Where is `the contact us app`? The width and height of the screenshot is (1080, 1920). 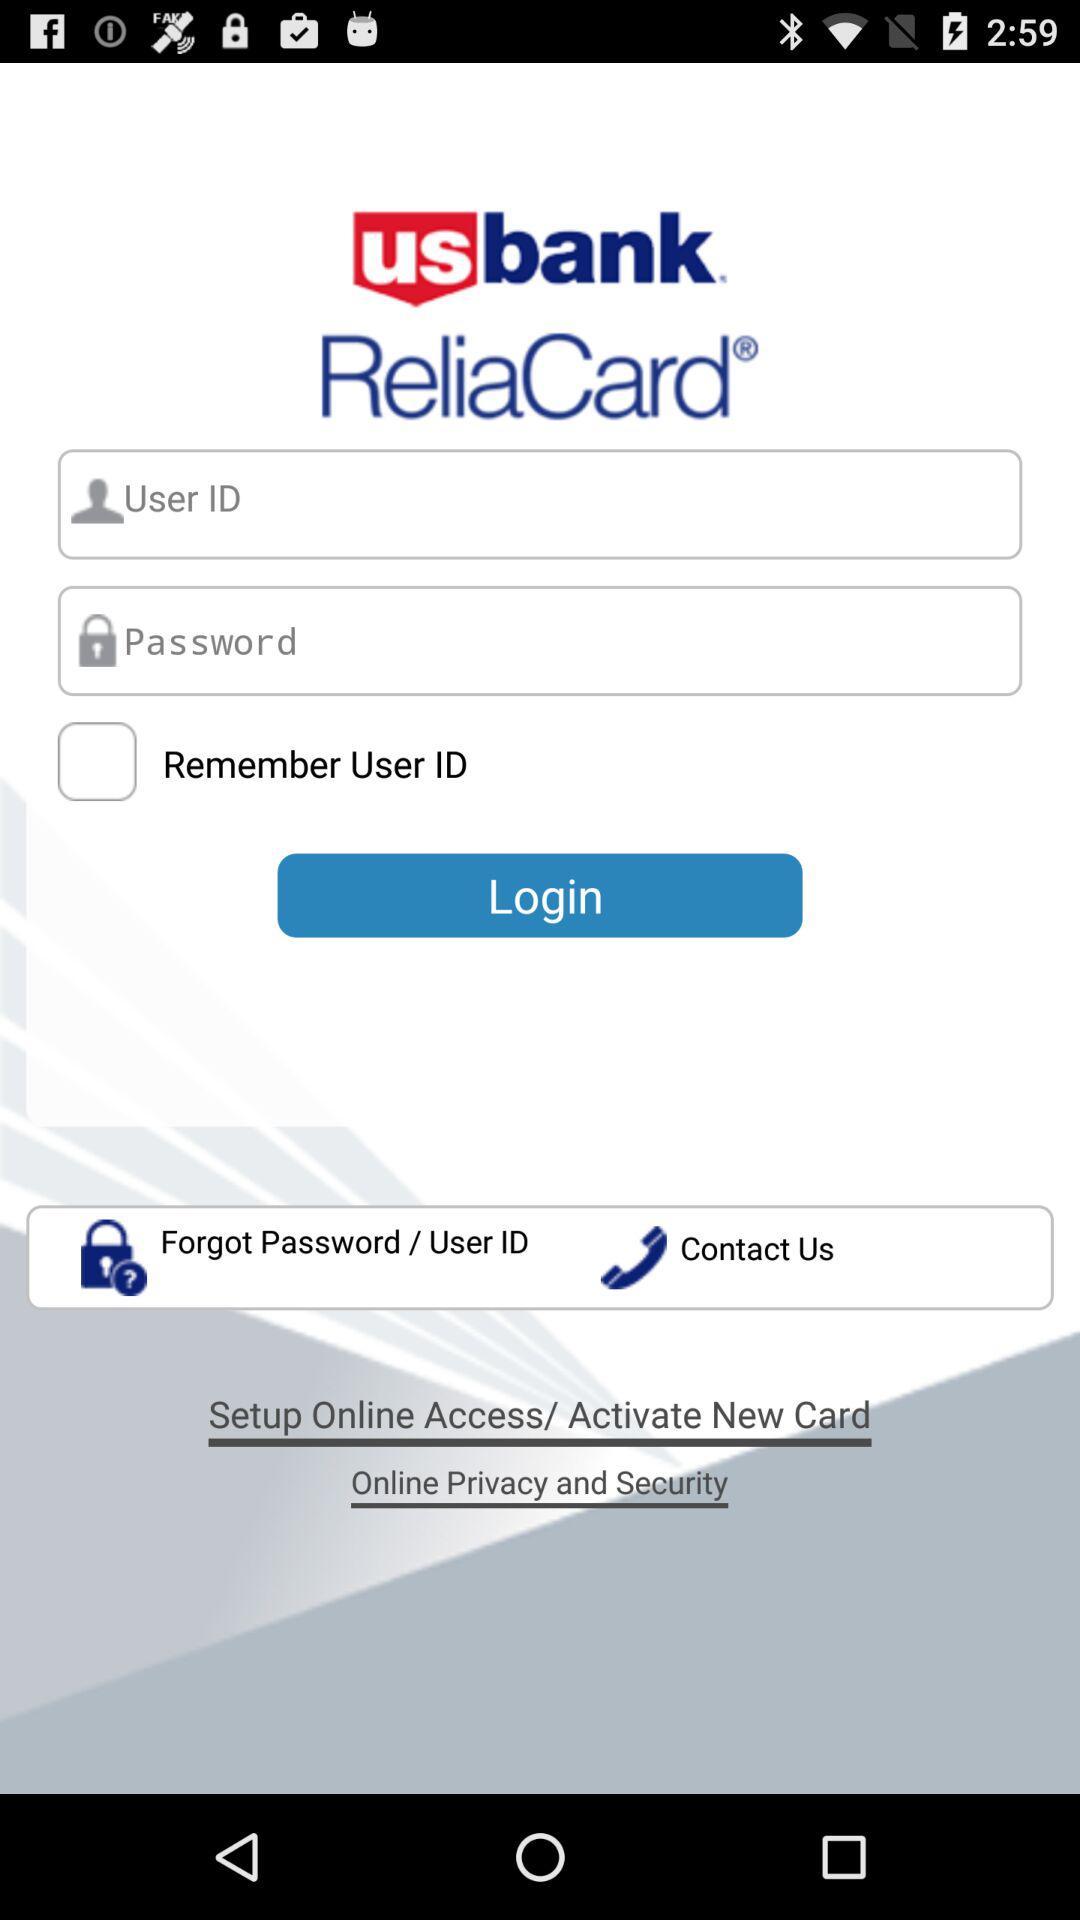
the contact us app is located at coordinates (826, 1256).